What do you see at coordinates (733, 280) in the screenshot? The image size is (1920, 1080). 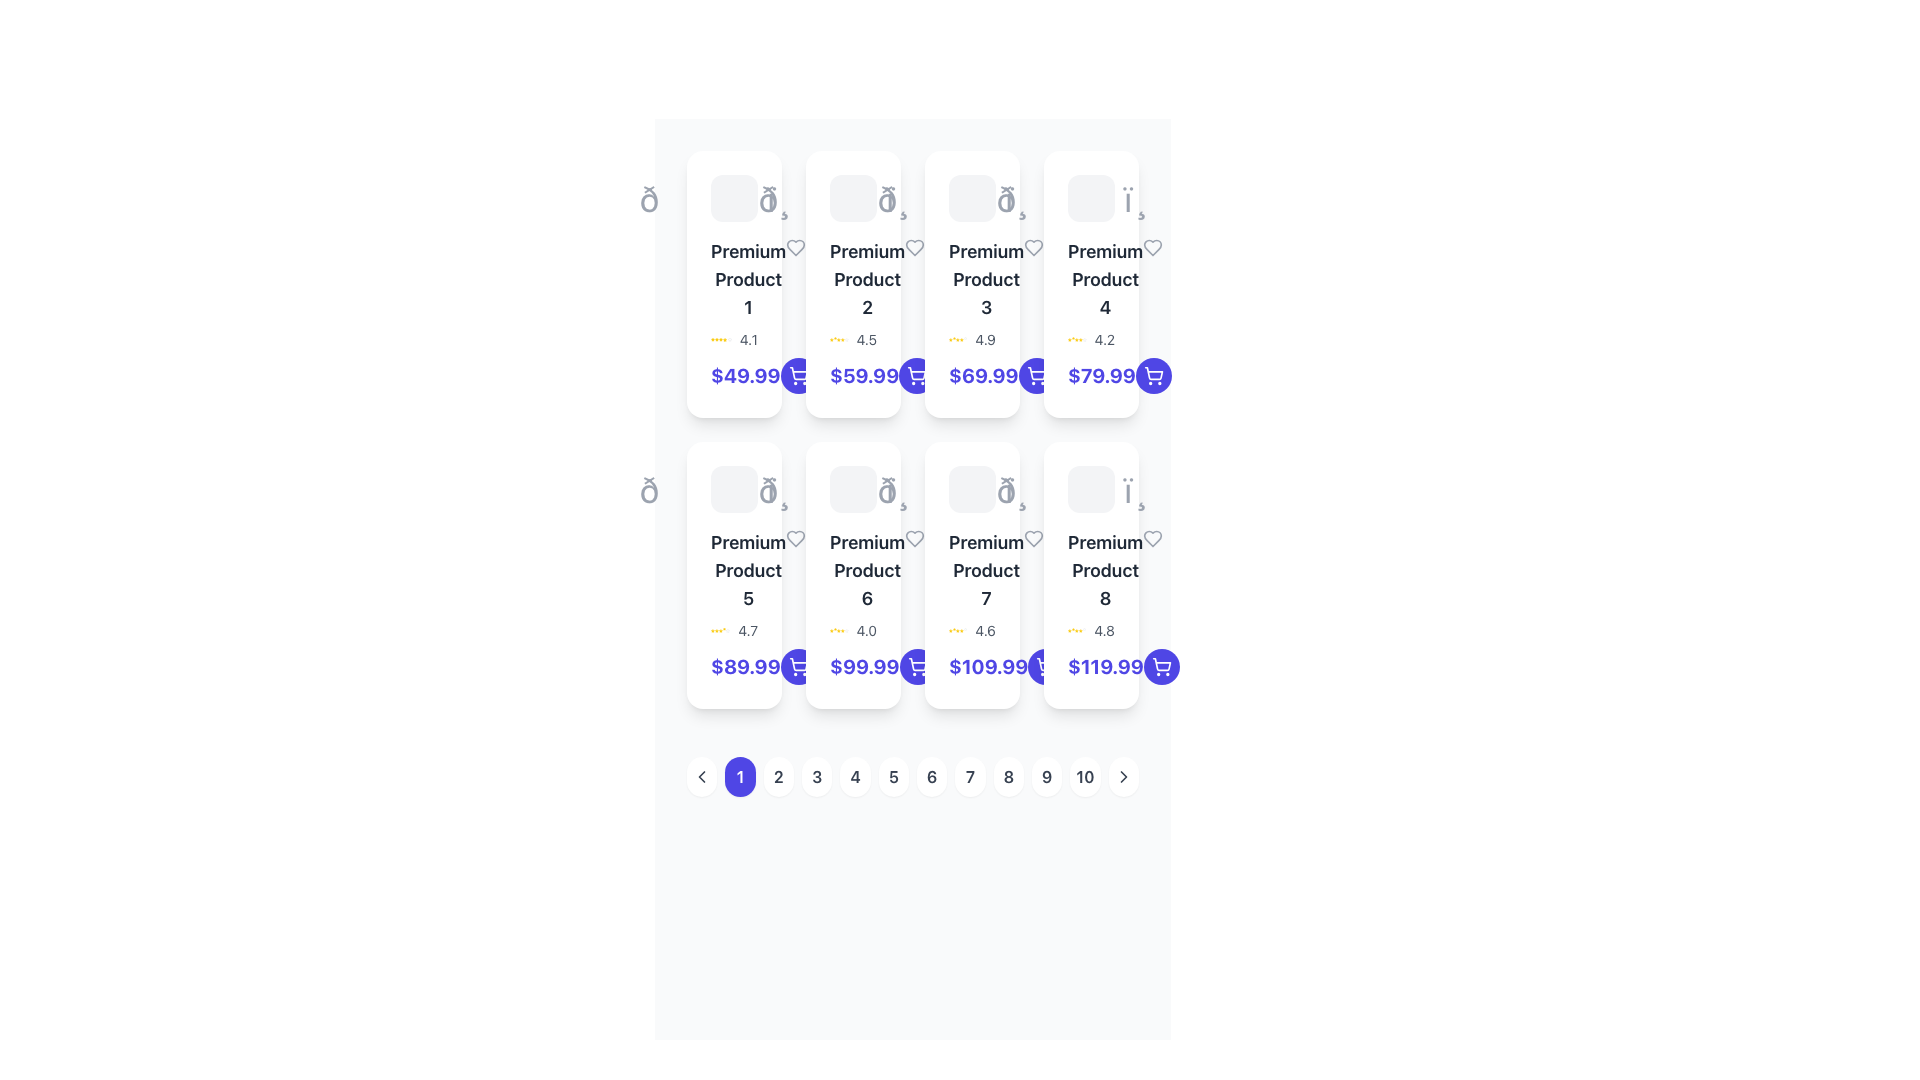 I see `the product name Text label located in the upper left corner of the product grid, specifically in the first cell of the first row` at bounding box center [733, 280].